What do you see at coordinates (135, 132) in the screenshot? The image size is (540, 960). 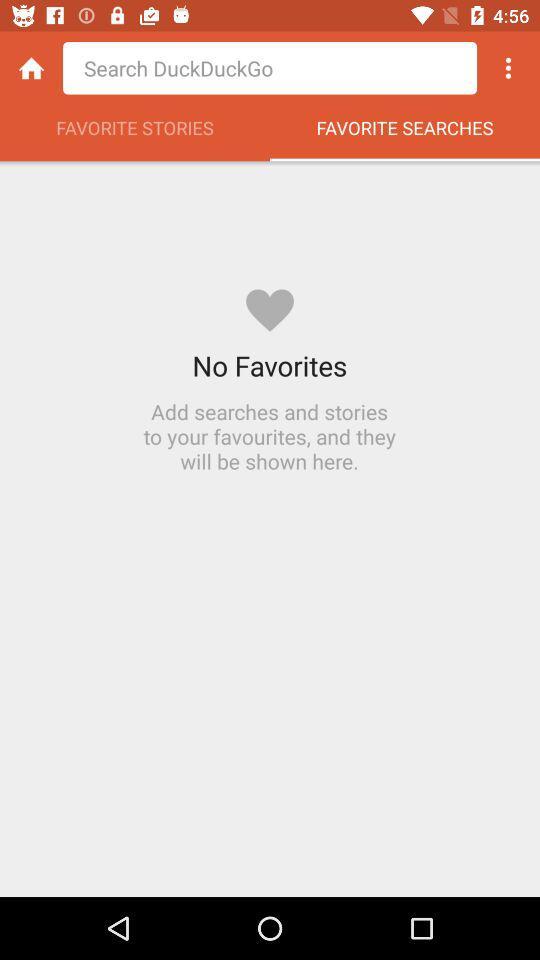 I see `favorite stories item` at bounding box center [135, 132].